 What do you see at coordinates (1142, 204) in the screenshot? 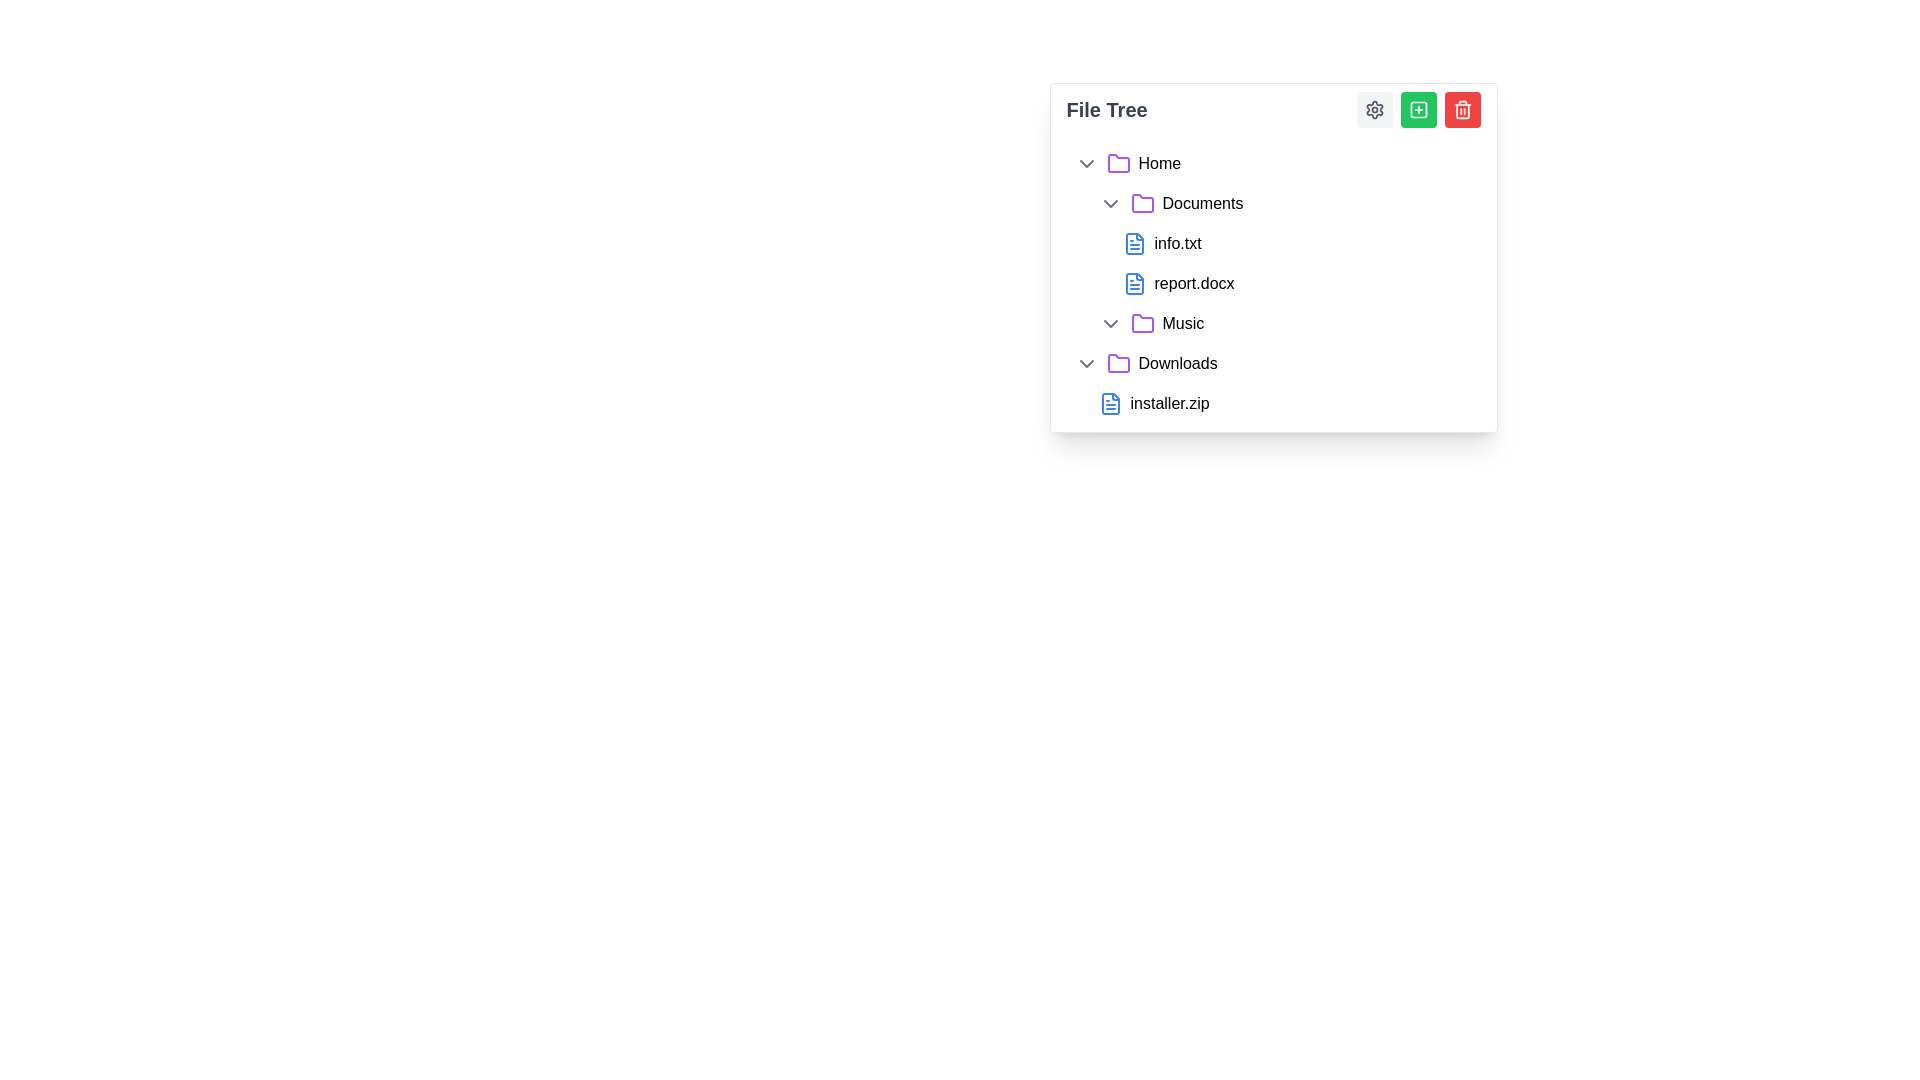
I see `the purple folder icon located to the left of the text 'Documents'` at bounding box center [1142, 204].